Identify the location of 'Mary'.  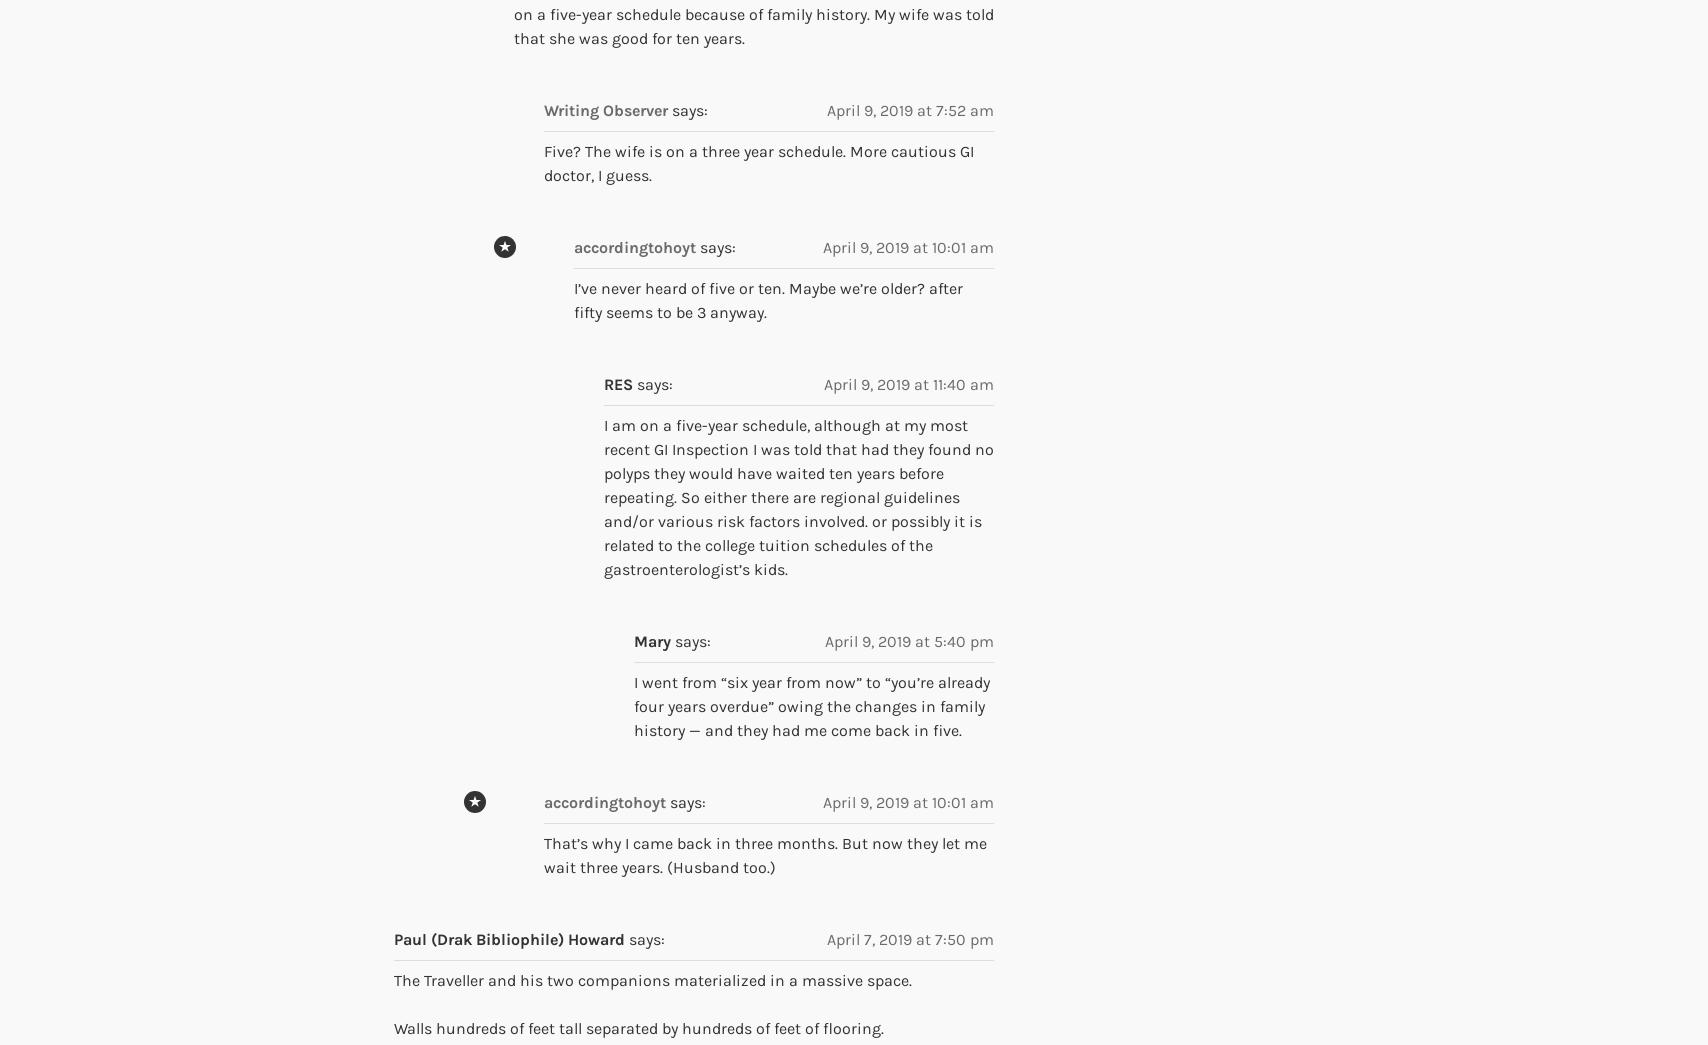
(652, 641).